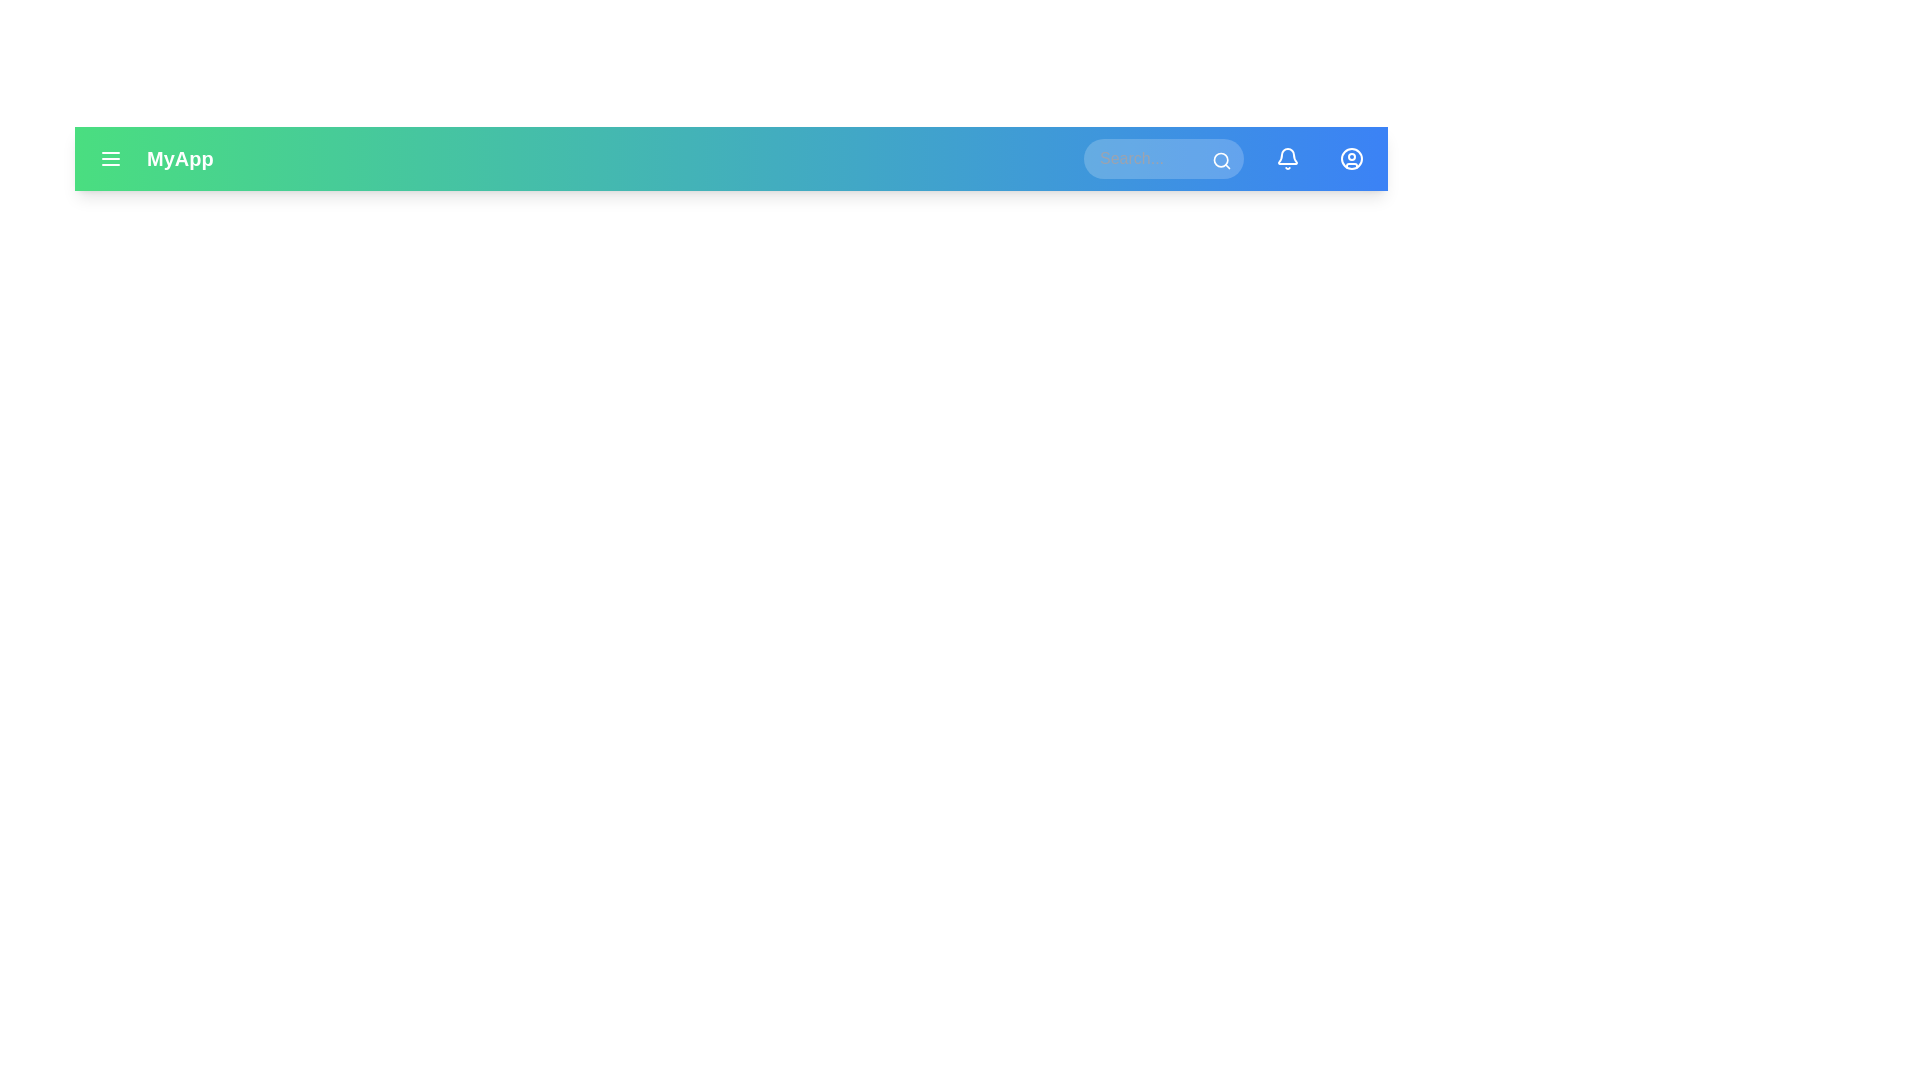 This screenshot has width=1920, height=1080. What do you see at coordinates (1287, 157) in the screenshot?
I see `the bell icon to view notifications` at bounding box center [1287, 157].